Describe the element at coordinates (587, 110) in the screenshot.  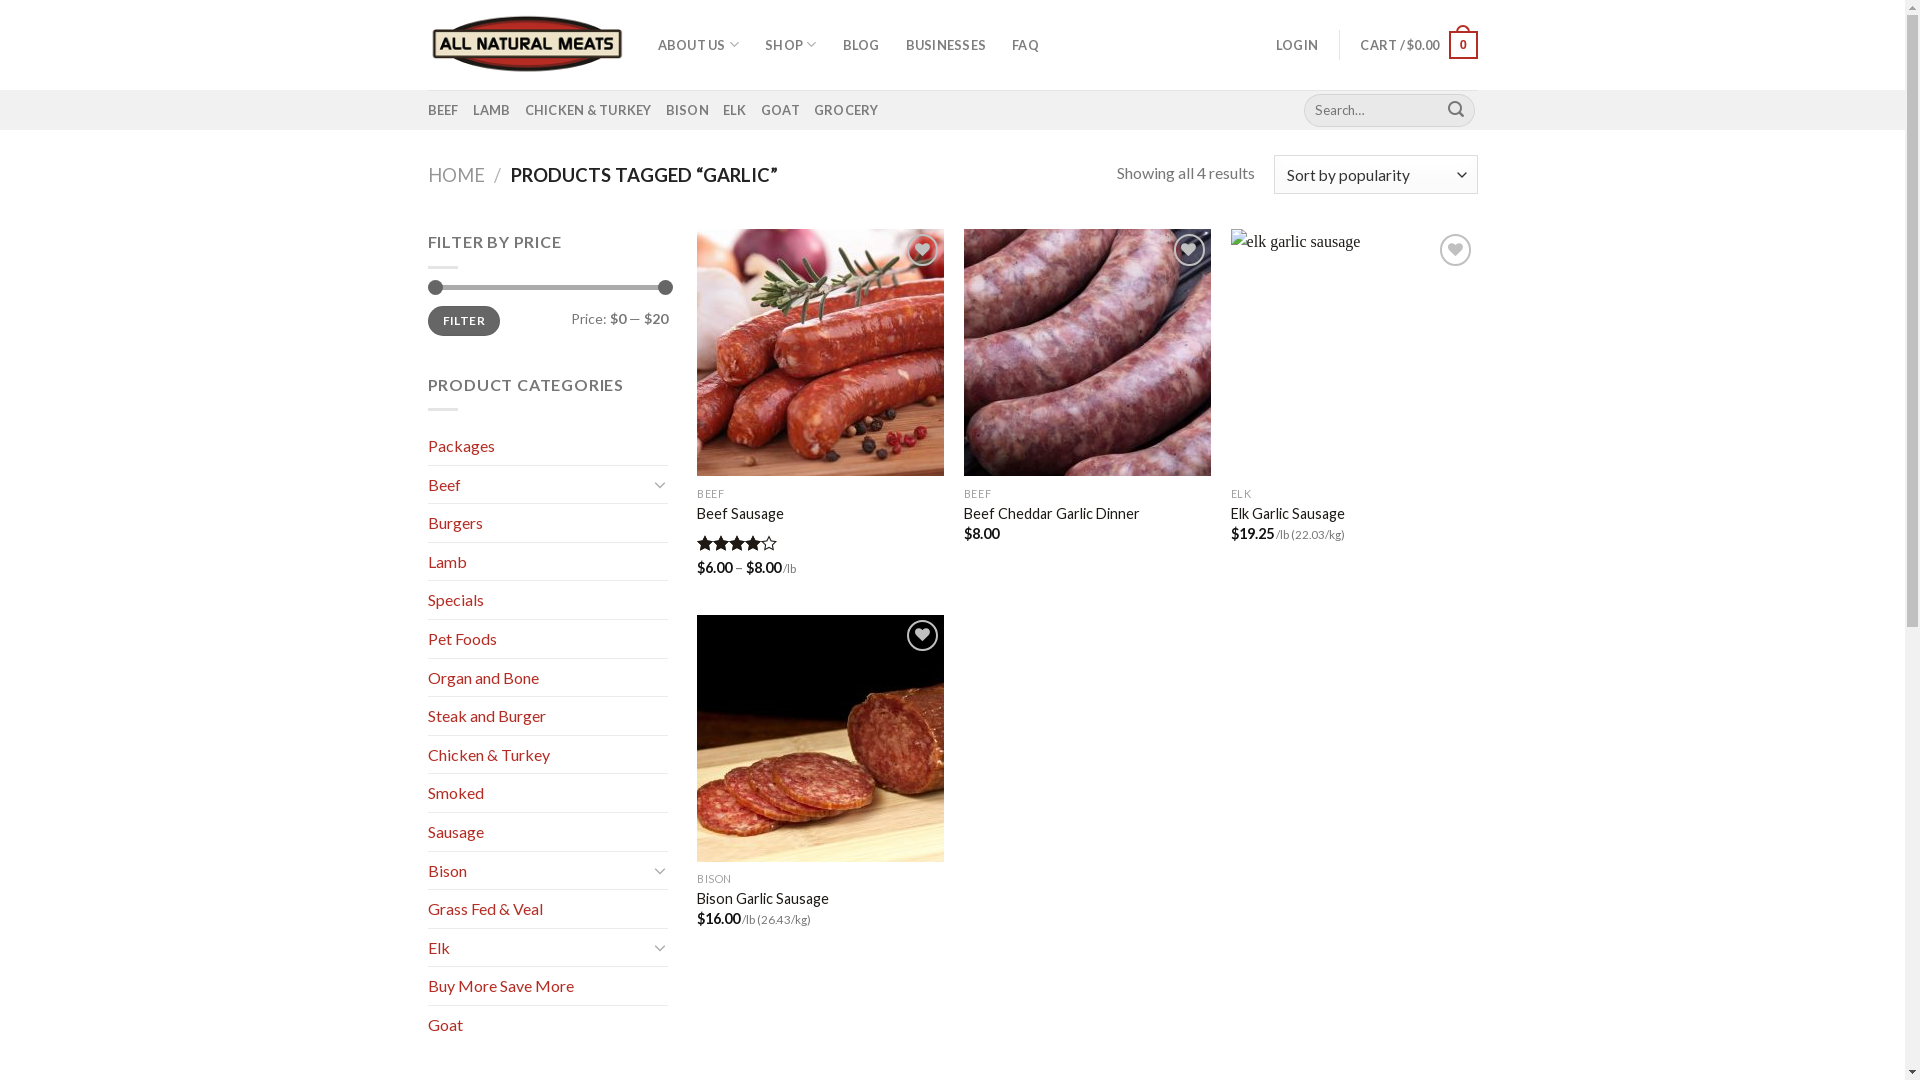
I see `'CHICKEN & TURKEY'` at that location.